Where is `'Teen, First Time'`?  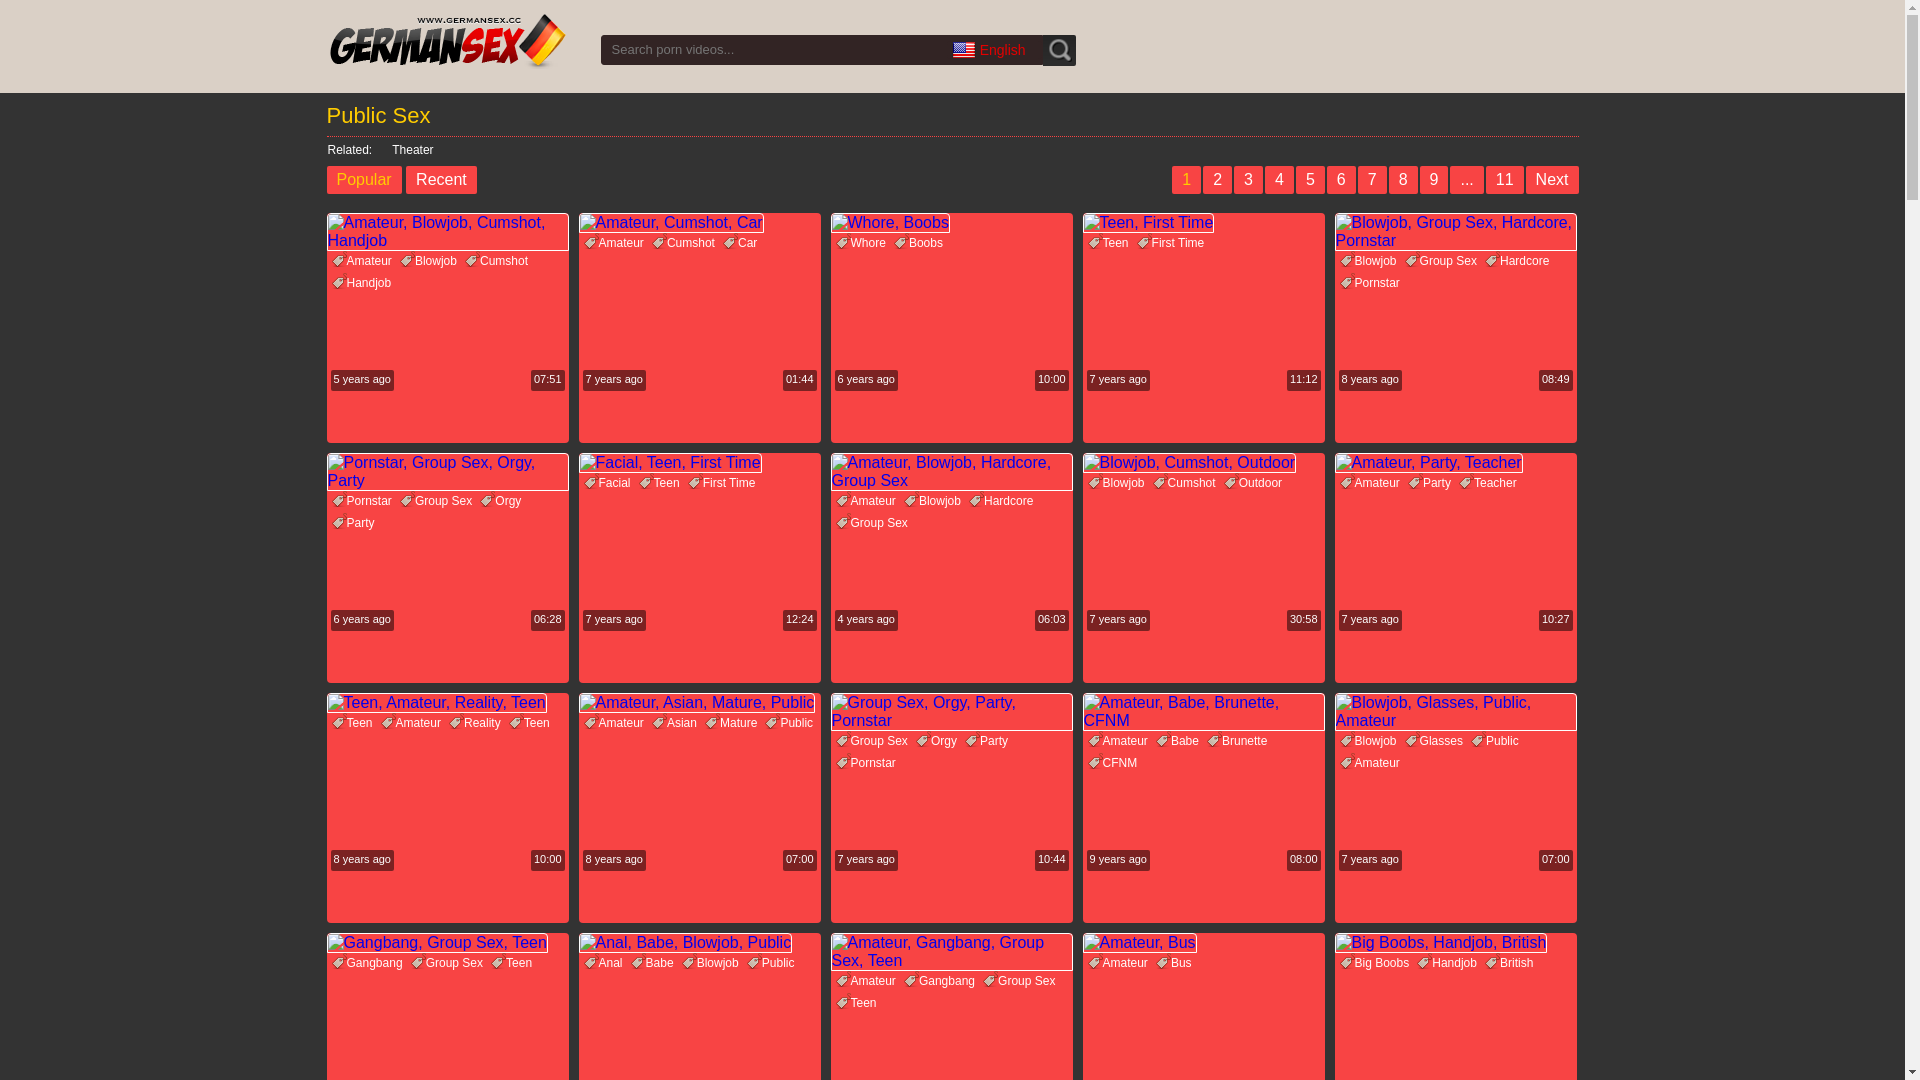
'Teen, First Time' is located at coordinates (1202, 223).